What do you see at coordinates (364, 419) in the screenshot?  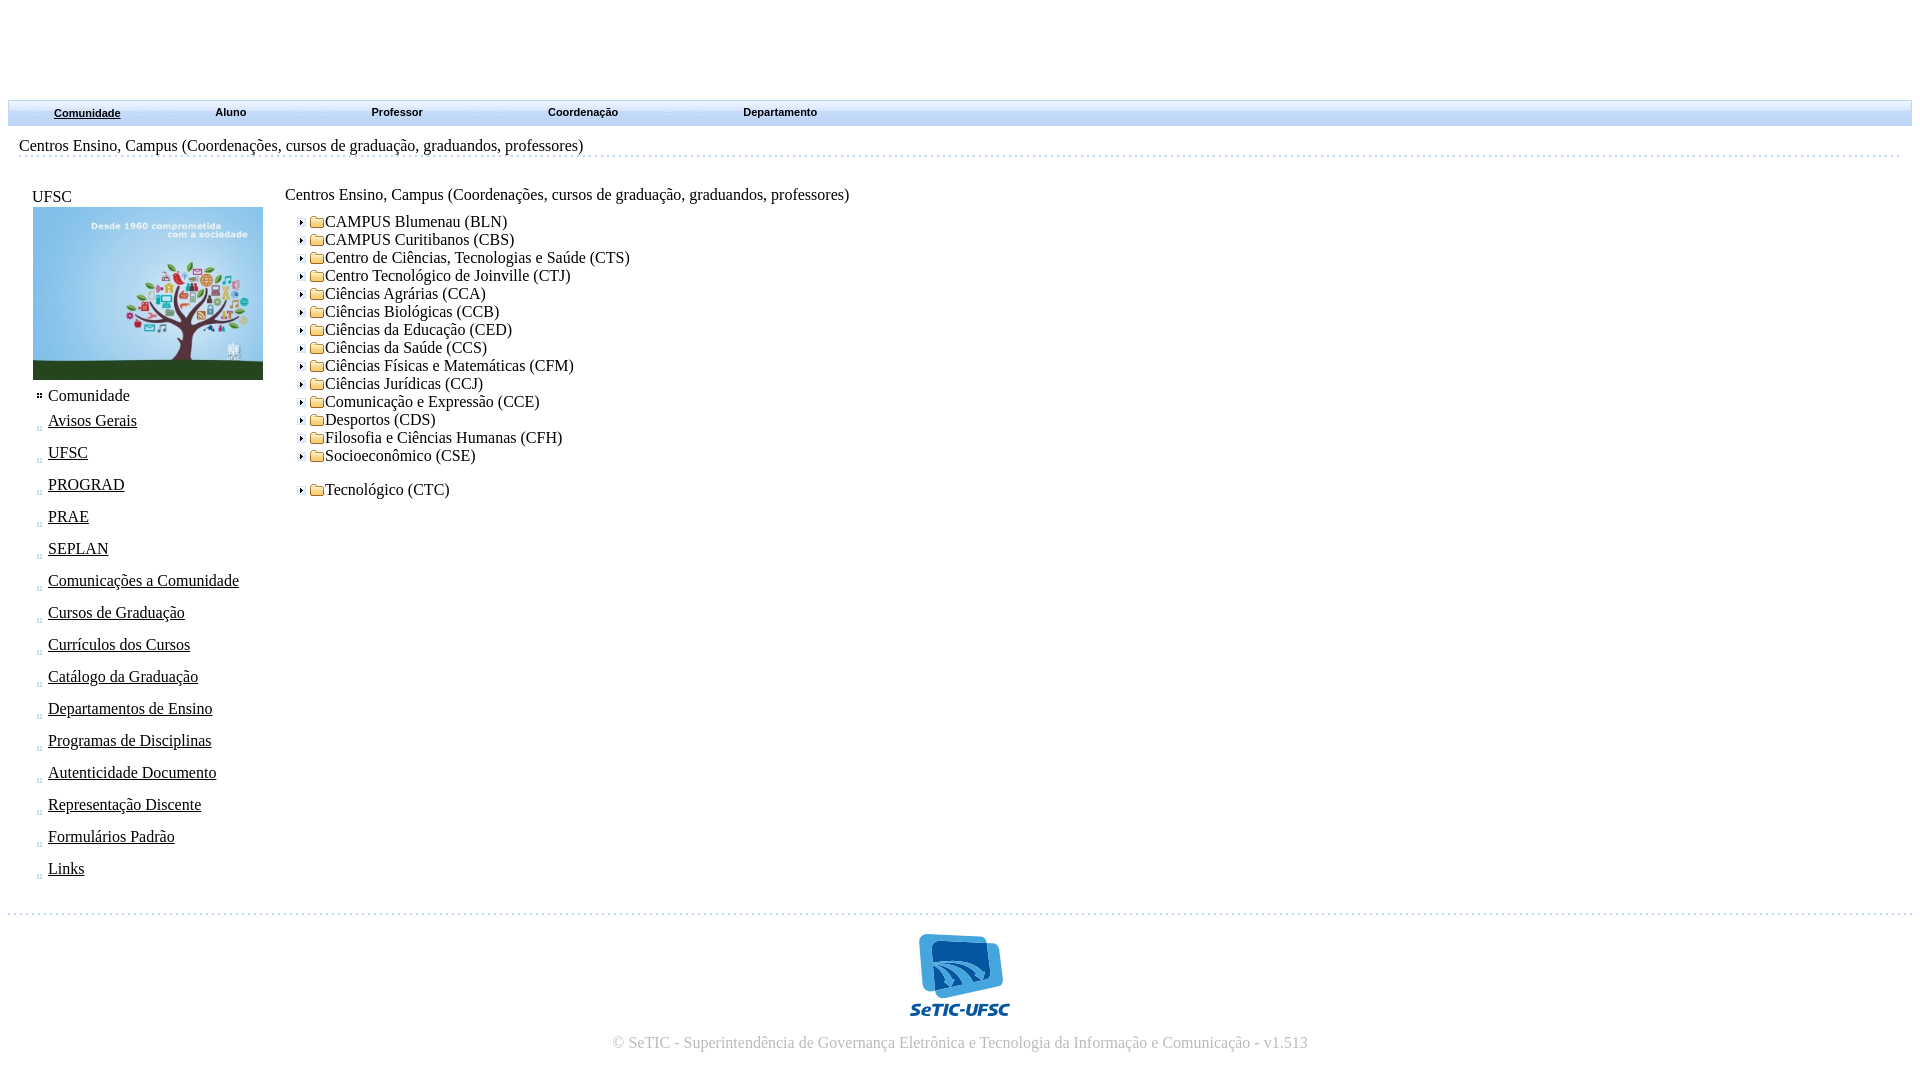 I see `'Desportos (CDS)'` at bounding box center [364, 419].